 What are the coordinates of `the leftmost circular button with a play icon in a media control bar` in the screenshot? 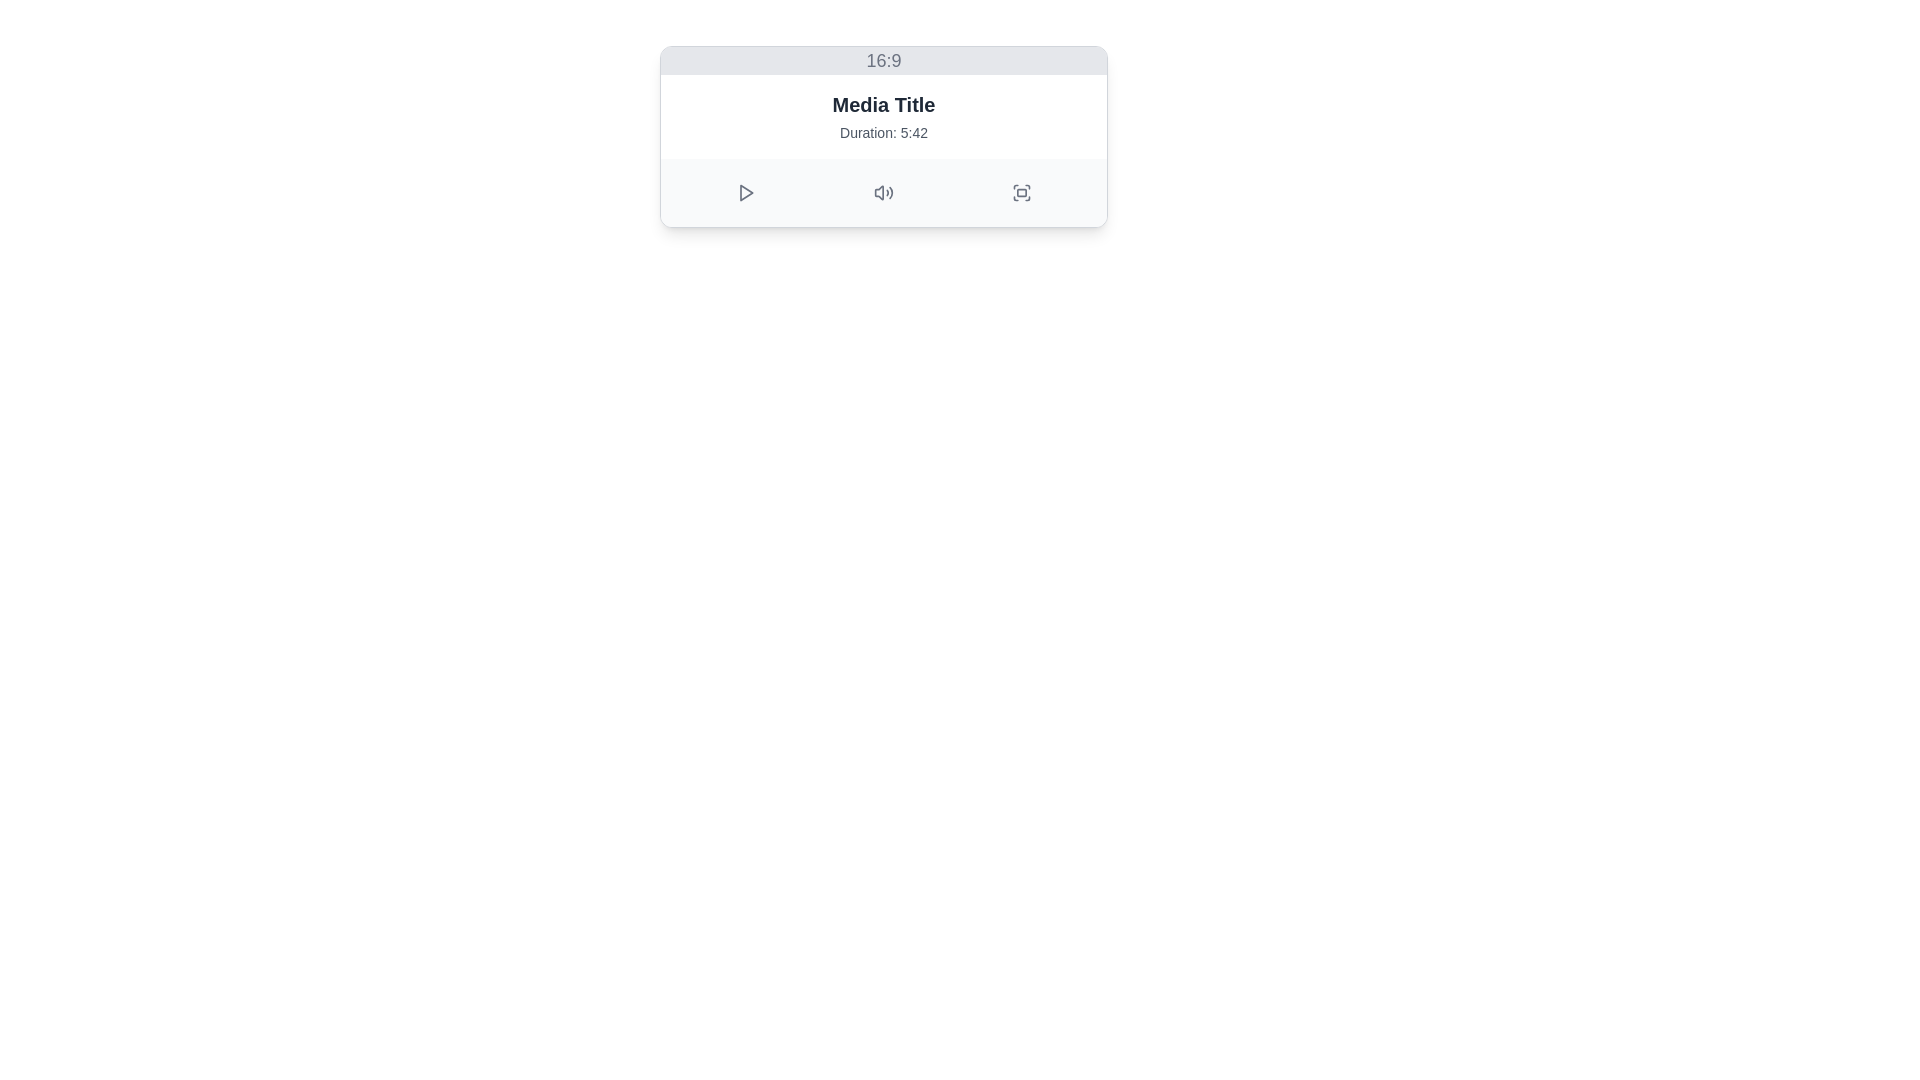 It's located at (744, 192).